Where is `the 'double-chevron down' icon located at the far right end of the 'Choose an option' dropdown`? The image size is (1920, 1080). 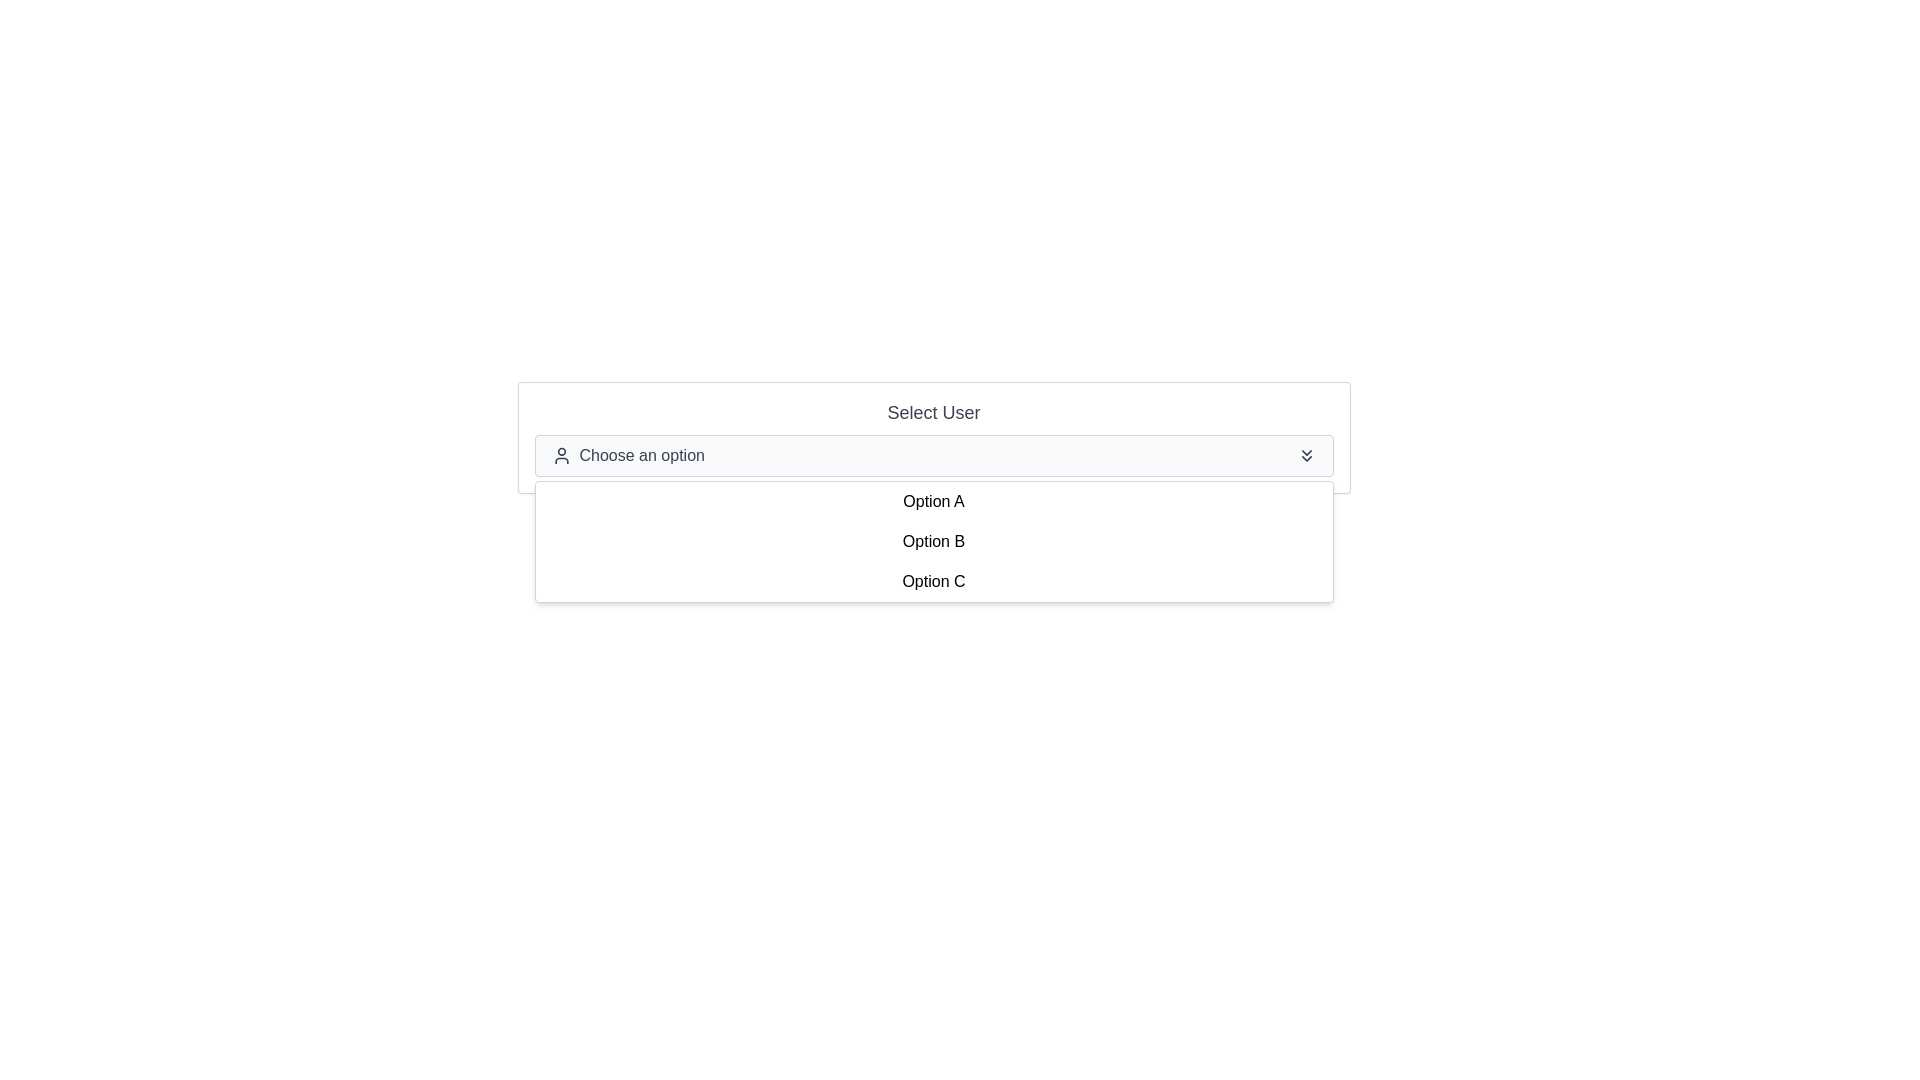
the 'double-chevron down' icon located at the far right end of the 'Choose an option' dropdown is located at coordinates (1306, 455).